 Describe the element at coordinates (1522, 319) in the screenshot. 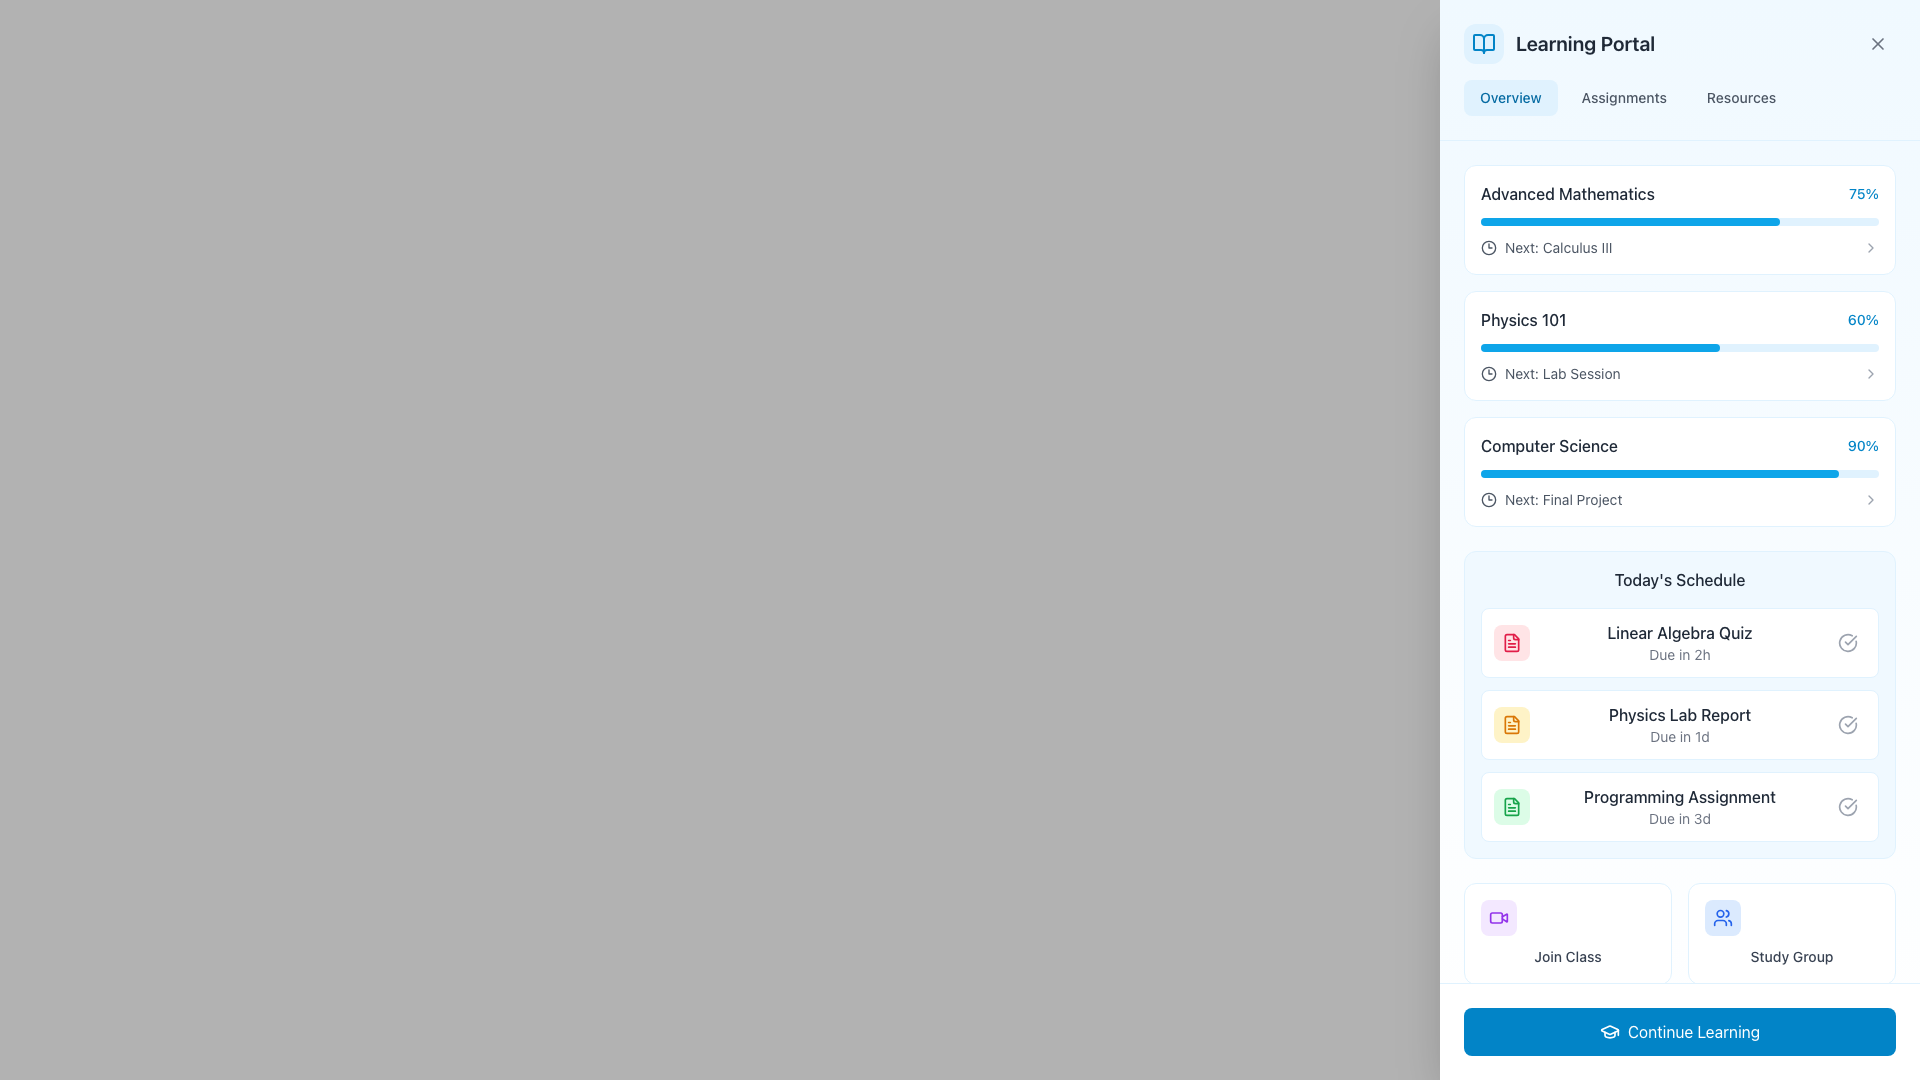

I see `the Text Label displaying 'Physics 101', which is styled in dark gray and located below 'Advanced Mathematics' in the vertical list` at that location.